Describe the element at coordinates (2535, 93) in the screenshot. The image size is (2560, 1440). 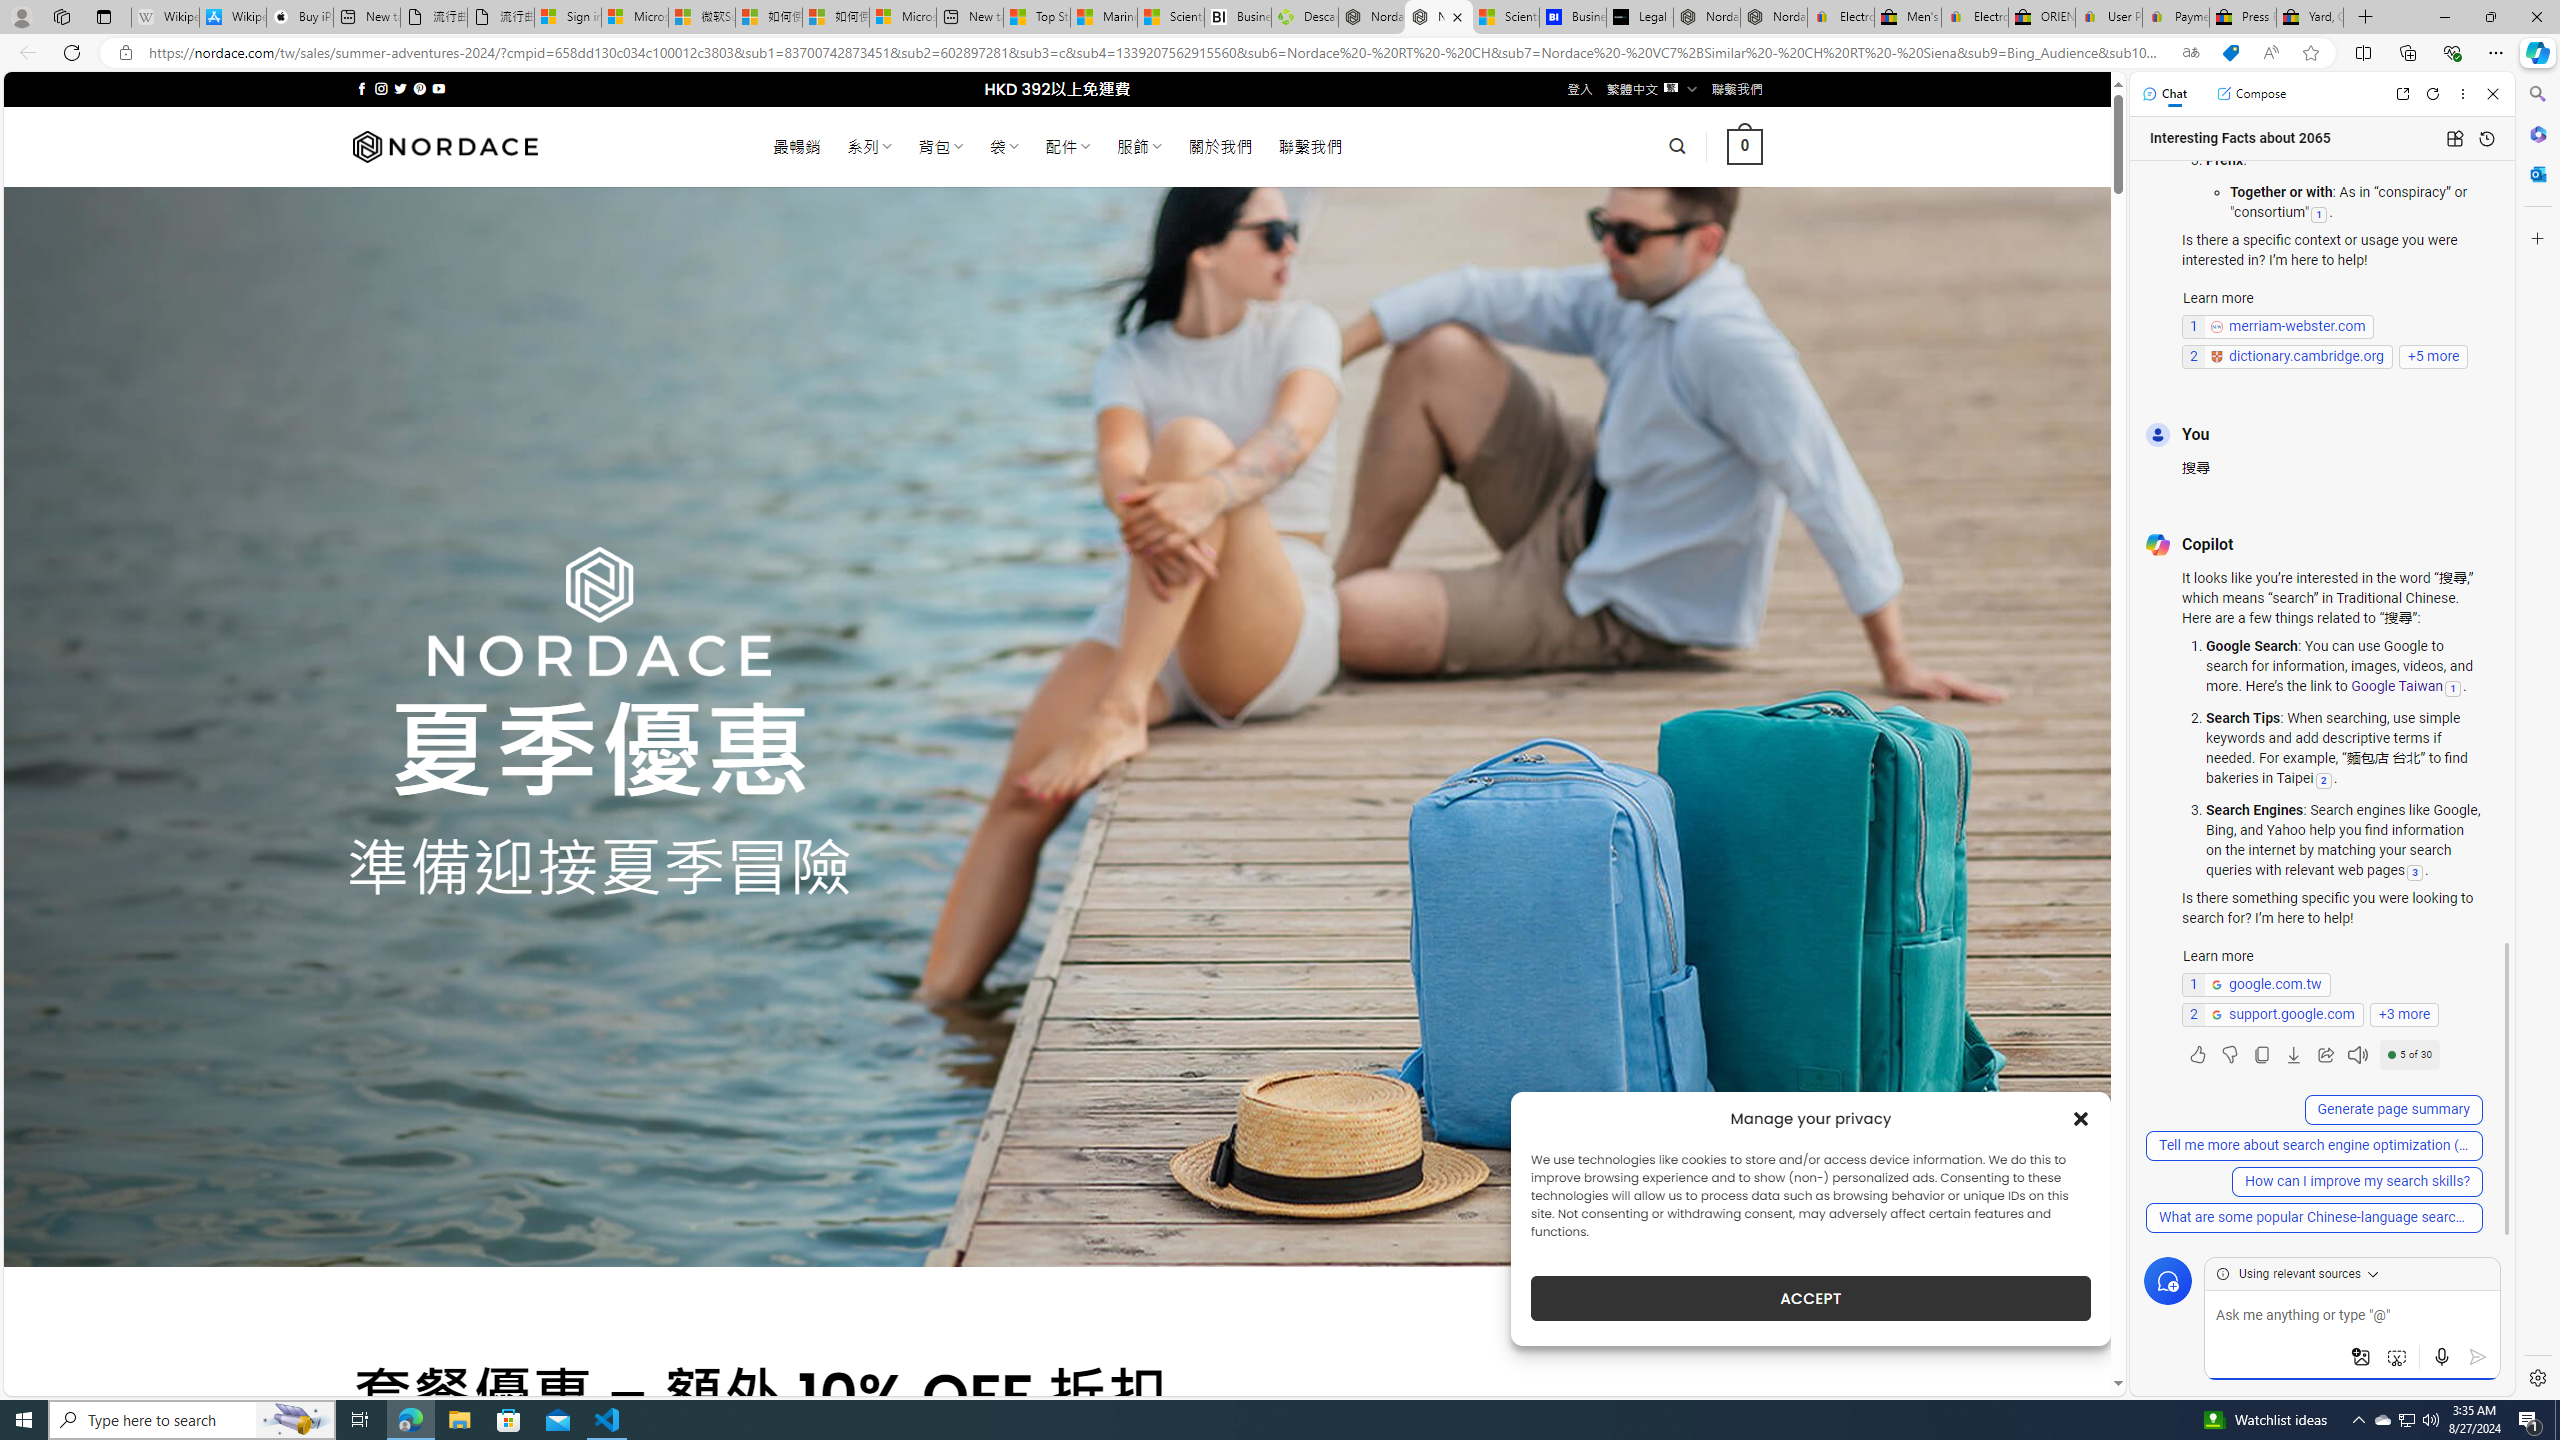
I see `'Minimize Search pane'` at that location.